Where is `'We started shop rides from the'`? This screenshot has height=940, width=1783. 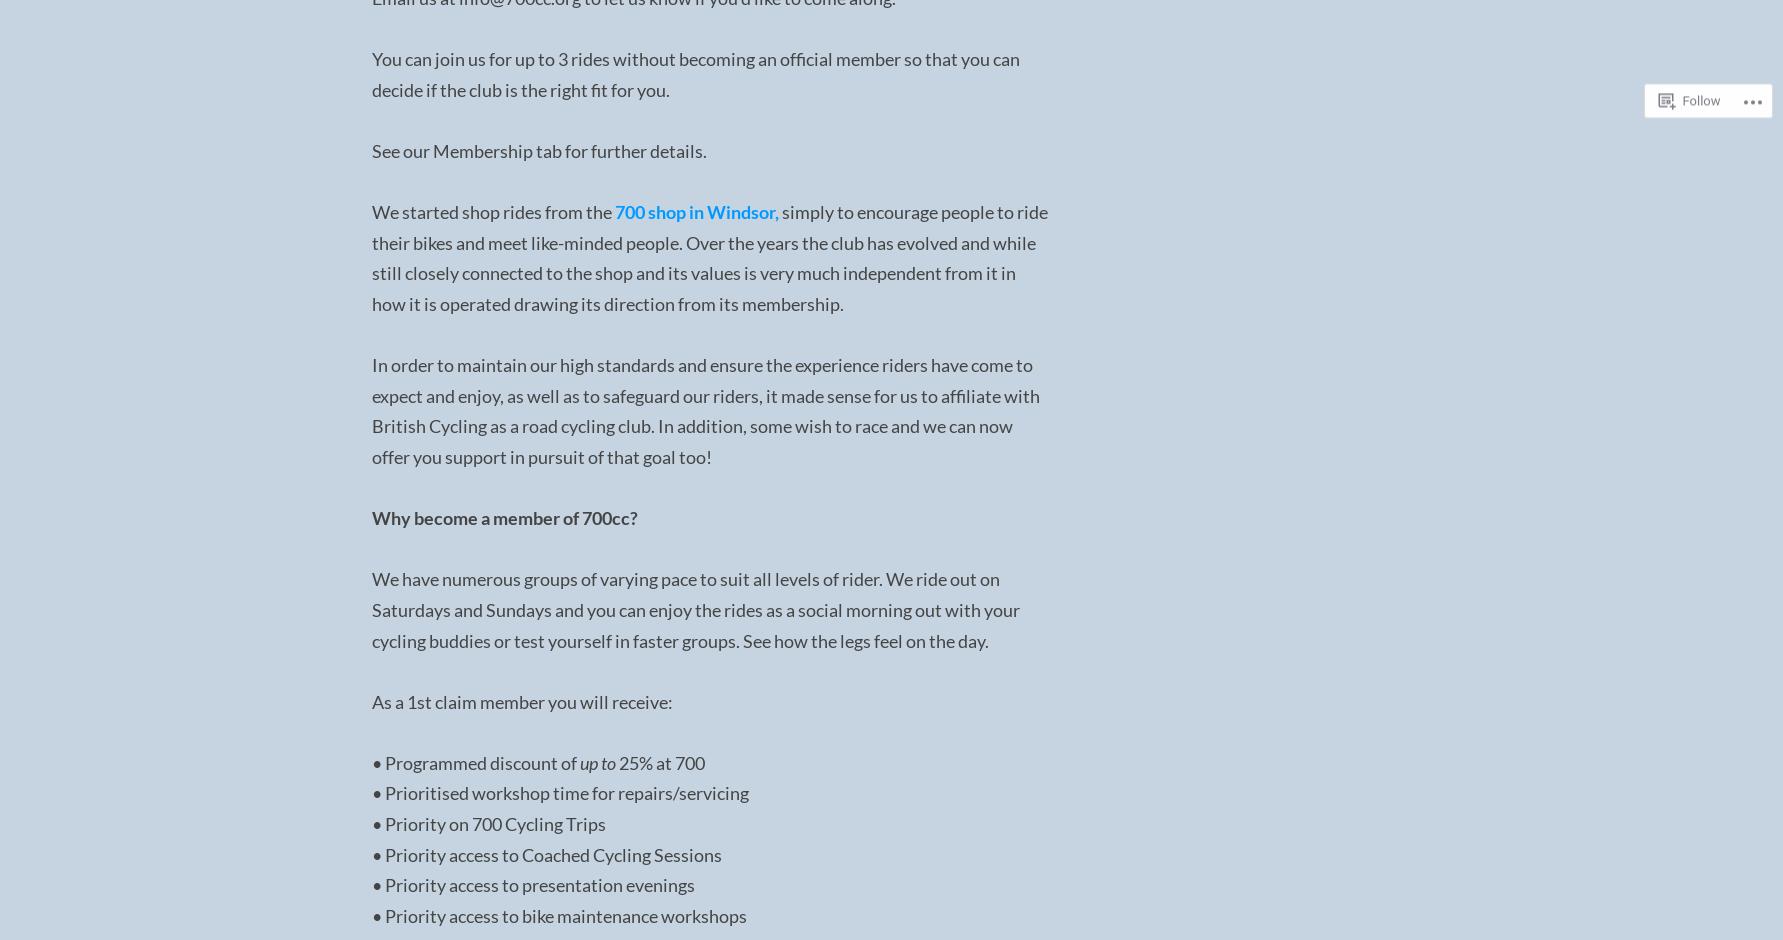 'We started shop rides from the' is located at coordinates (492, 210).